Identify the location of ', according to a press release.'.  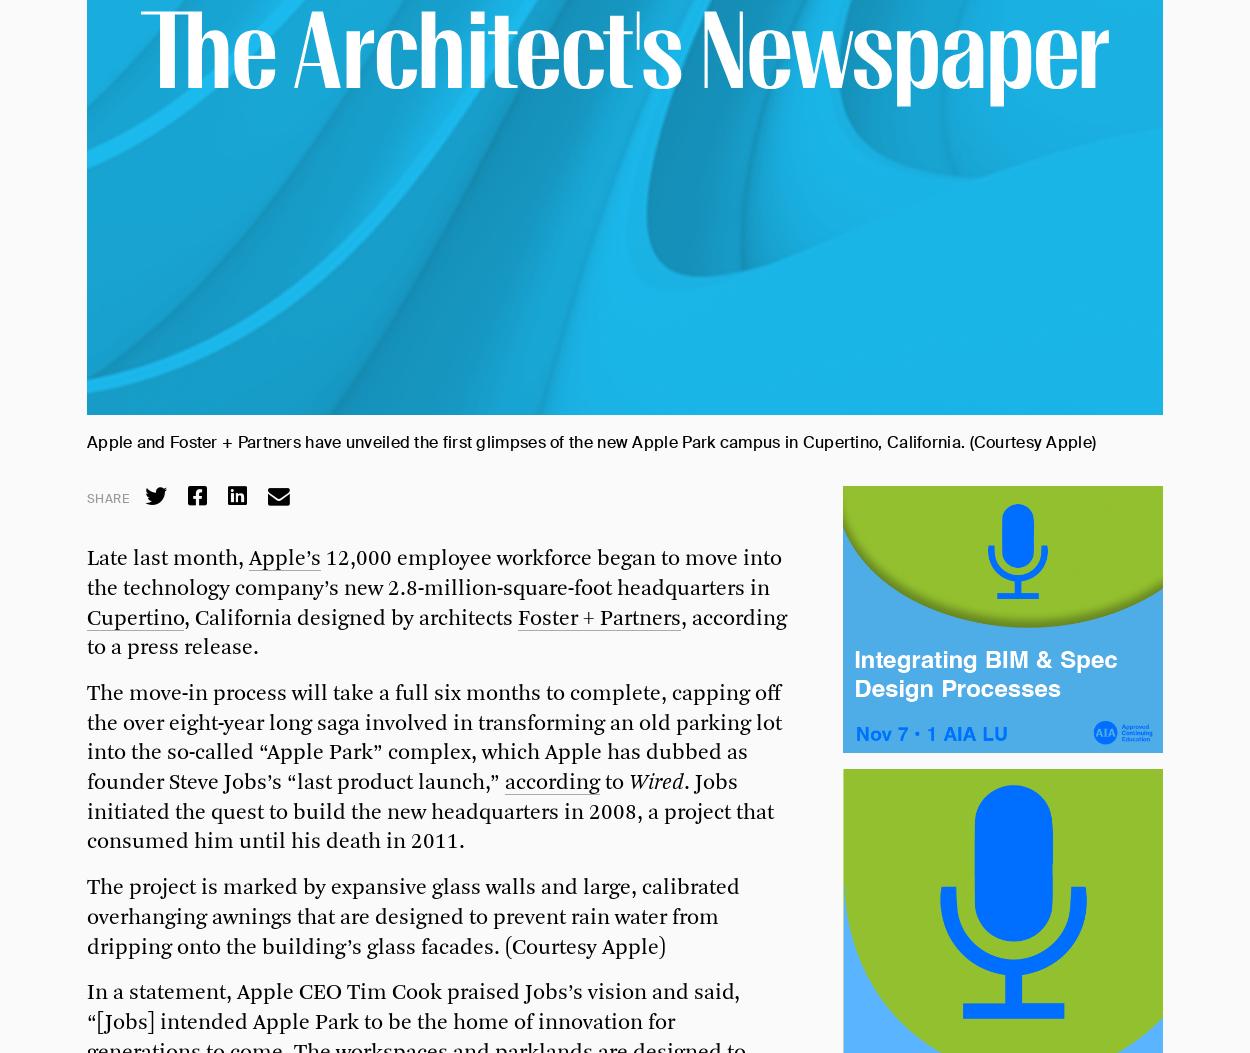
(437, 632).